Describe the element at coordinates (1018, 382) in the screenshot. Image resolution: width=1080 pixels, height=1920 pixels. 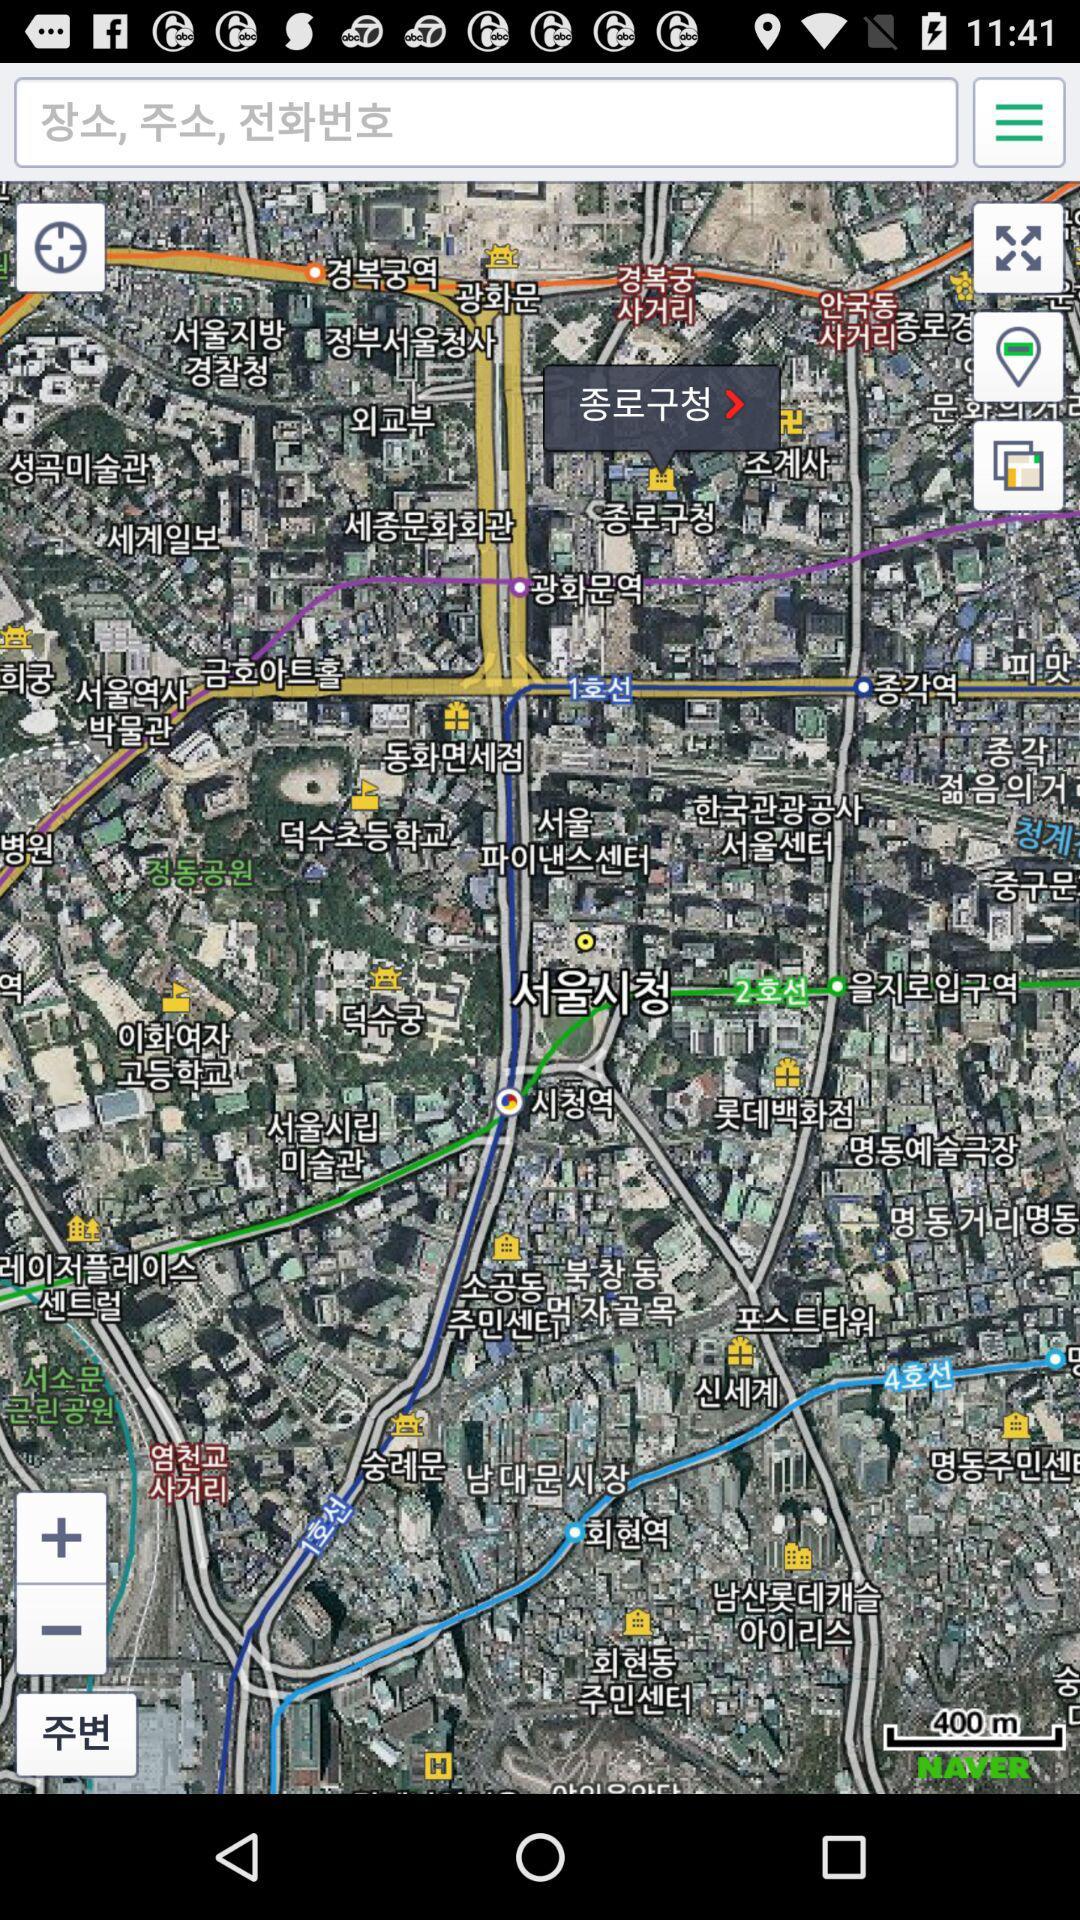
I see `the location icon` at that location.